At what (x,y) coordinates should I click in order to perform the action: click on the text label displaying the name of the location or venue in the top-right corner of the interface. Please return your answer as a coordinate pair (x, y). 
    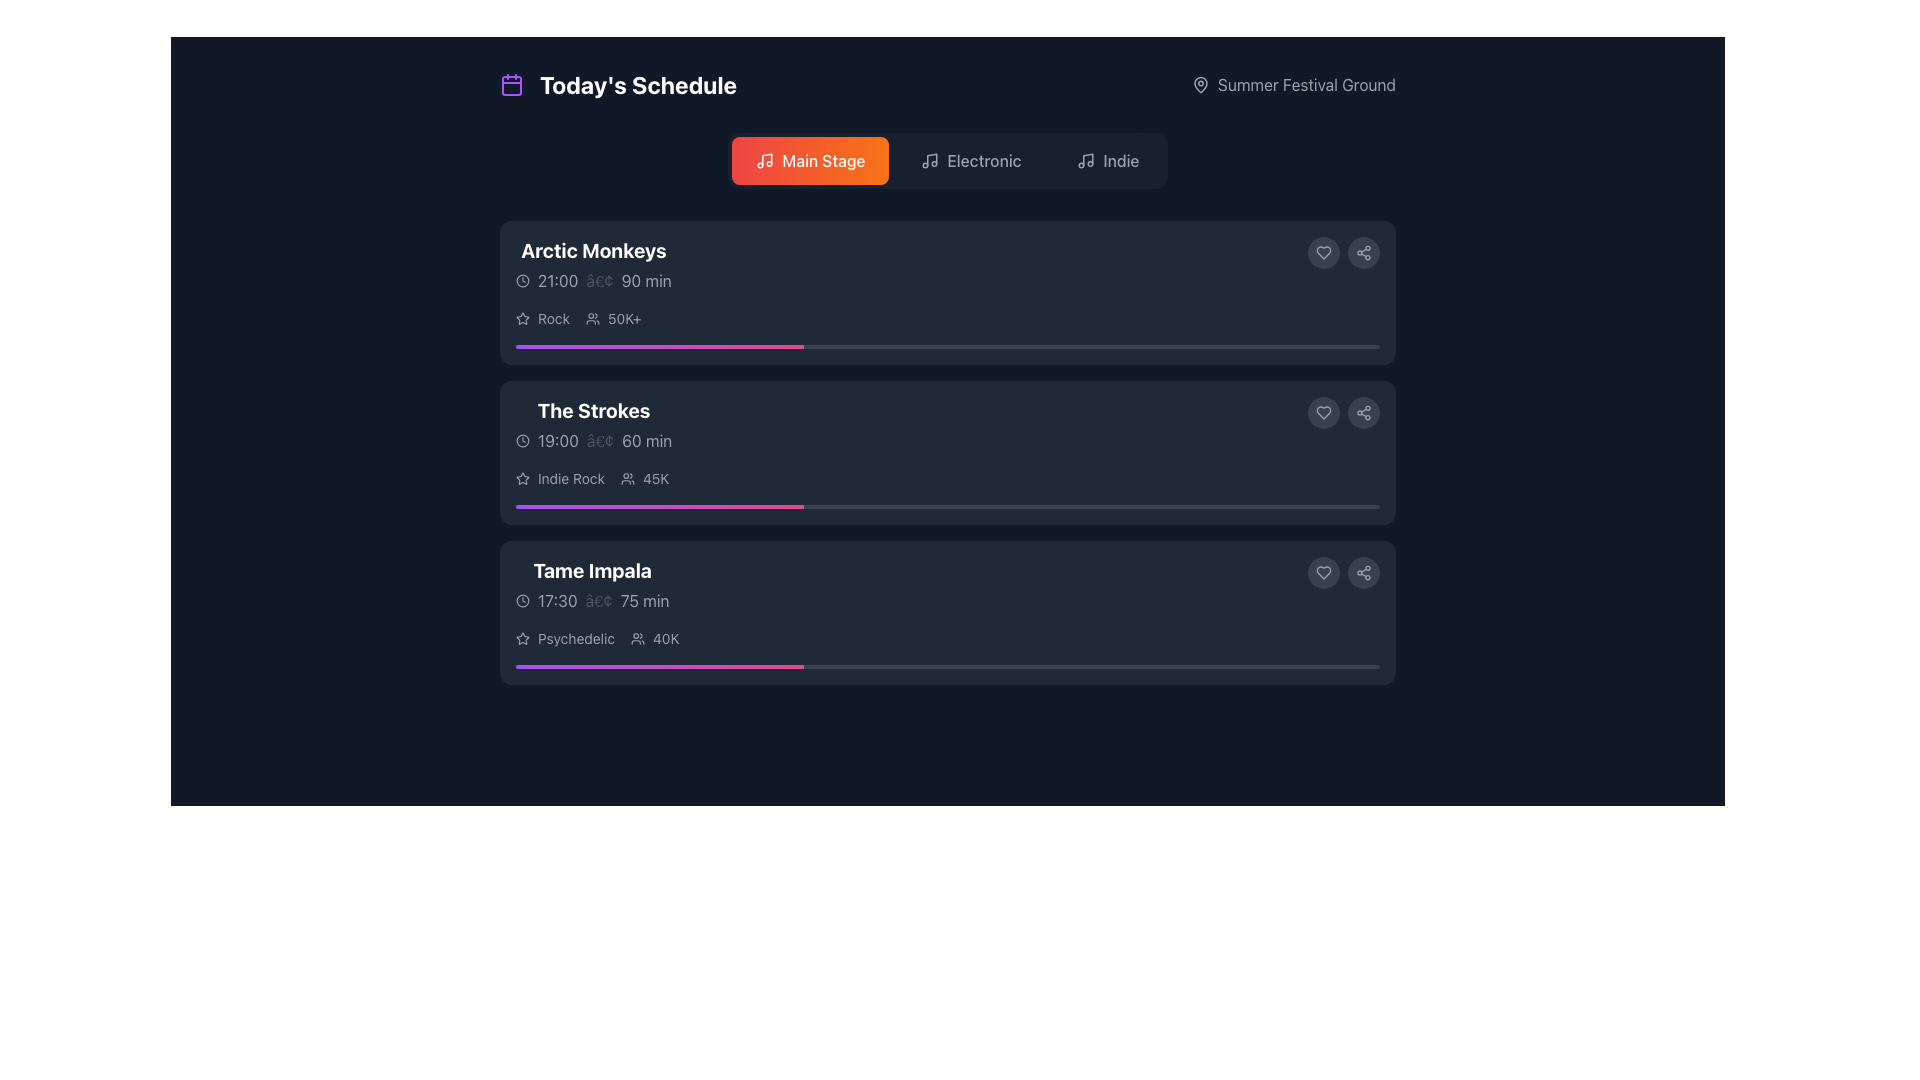
    Looking at the image, I should click on (1306, 83).